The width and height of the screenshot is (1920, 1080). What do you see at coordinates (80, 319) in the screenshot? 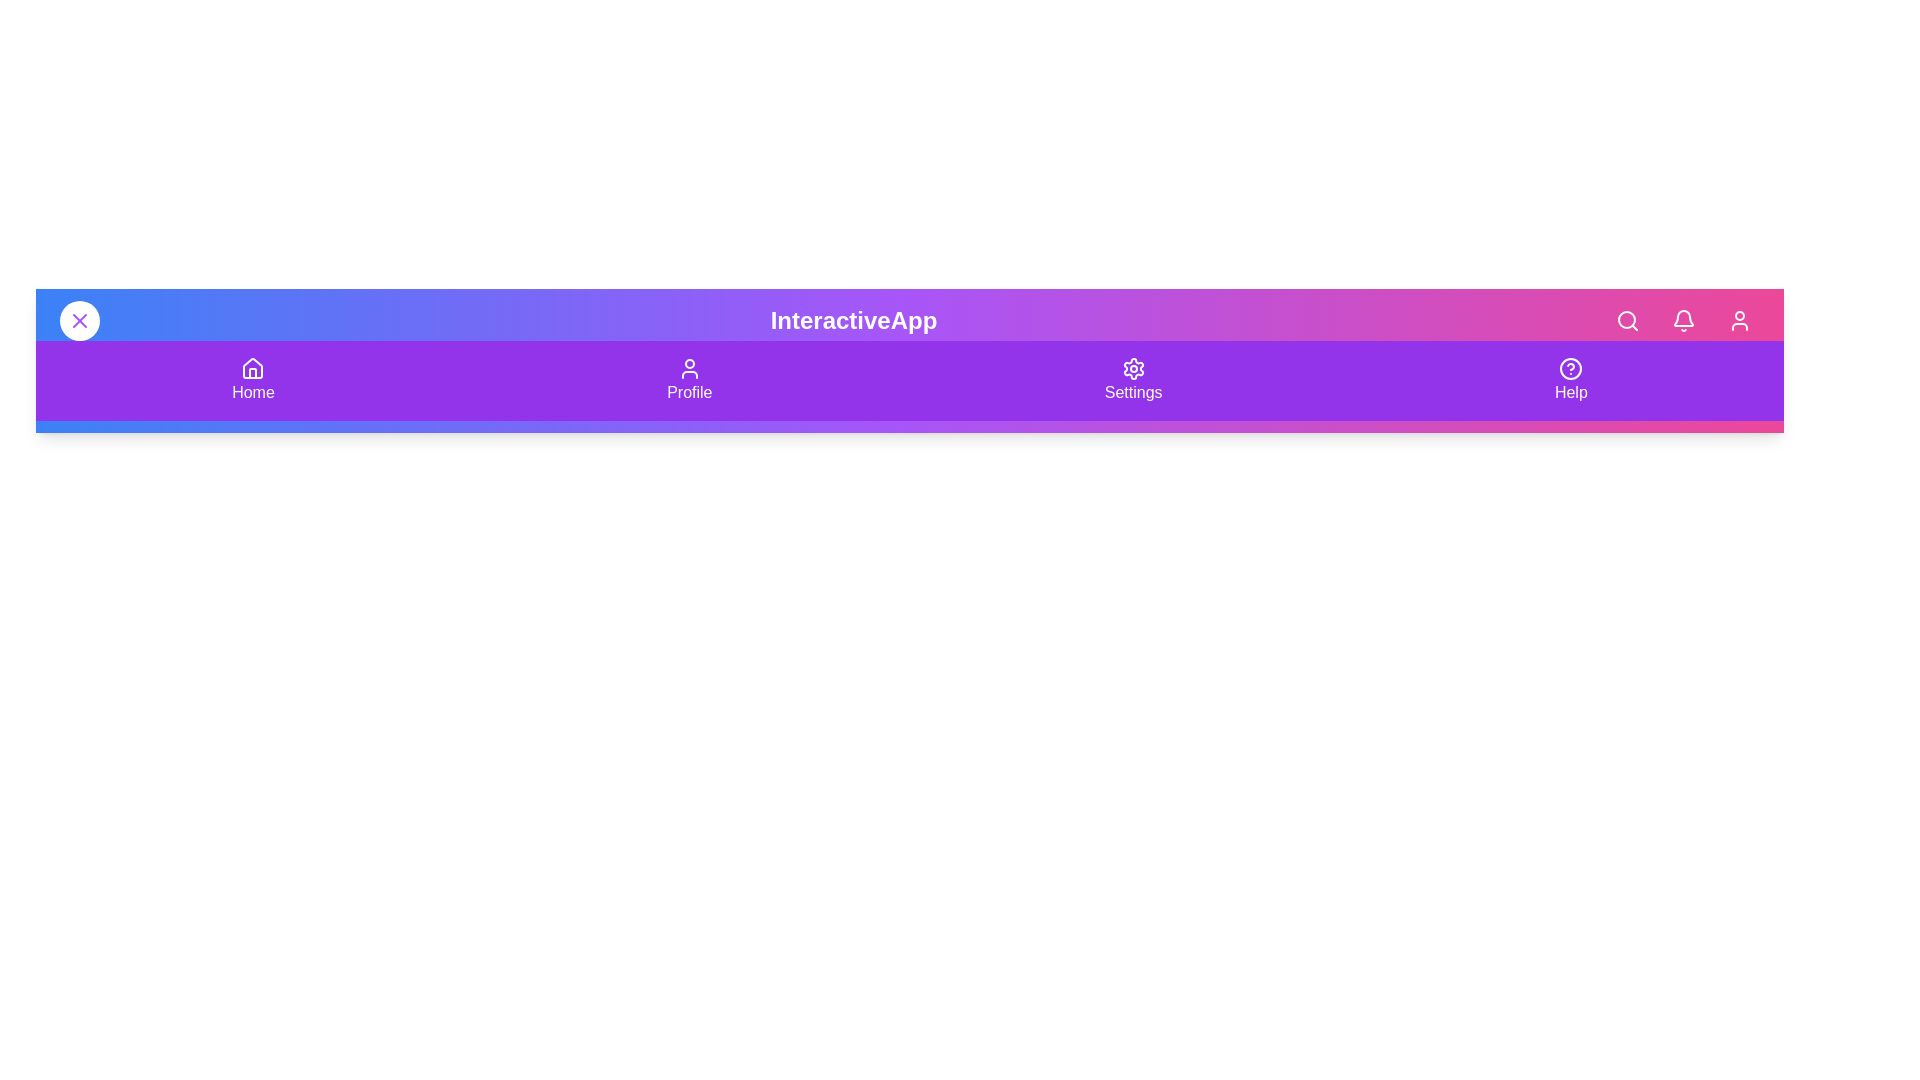
I see `the menu toggle button to toggle the menu visibility` at bounding box center [80, 319].